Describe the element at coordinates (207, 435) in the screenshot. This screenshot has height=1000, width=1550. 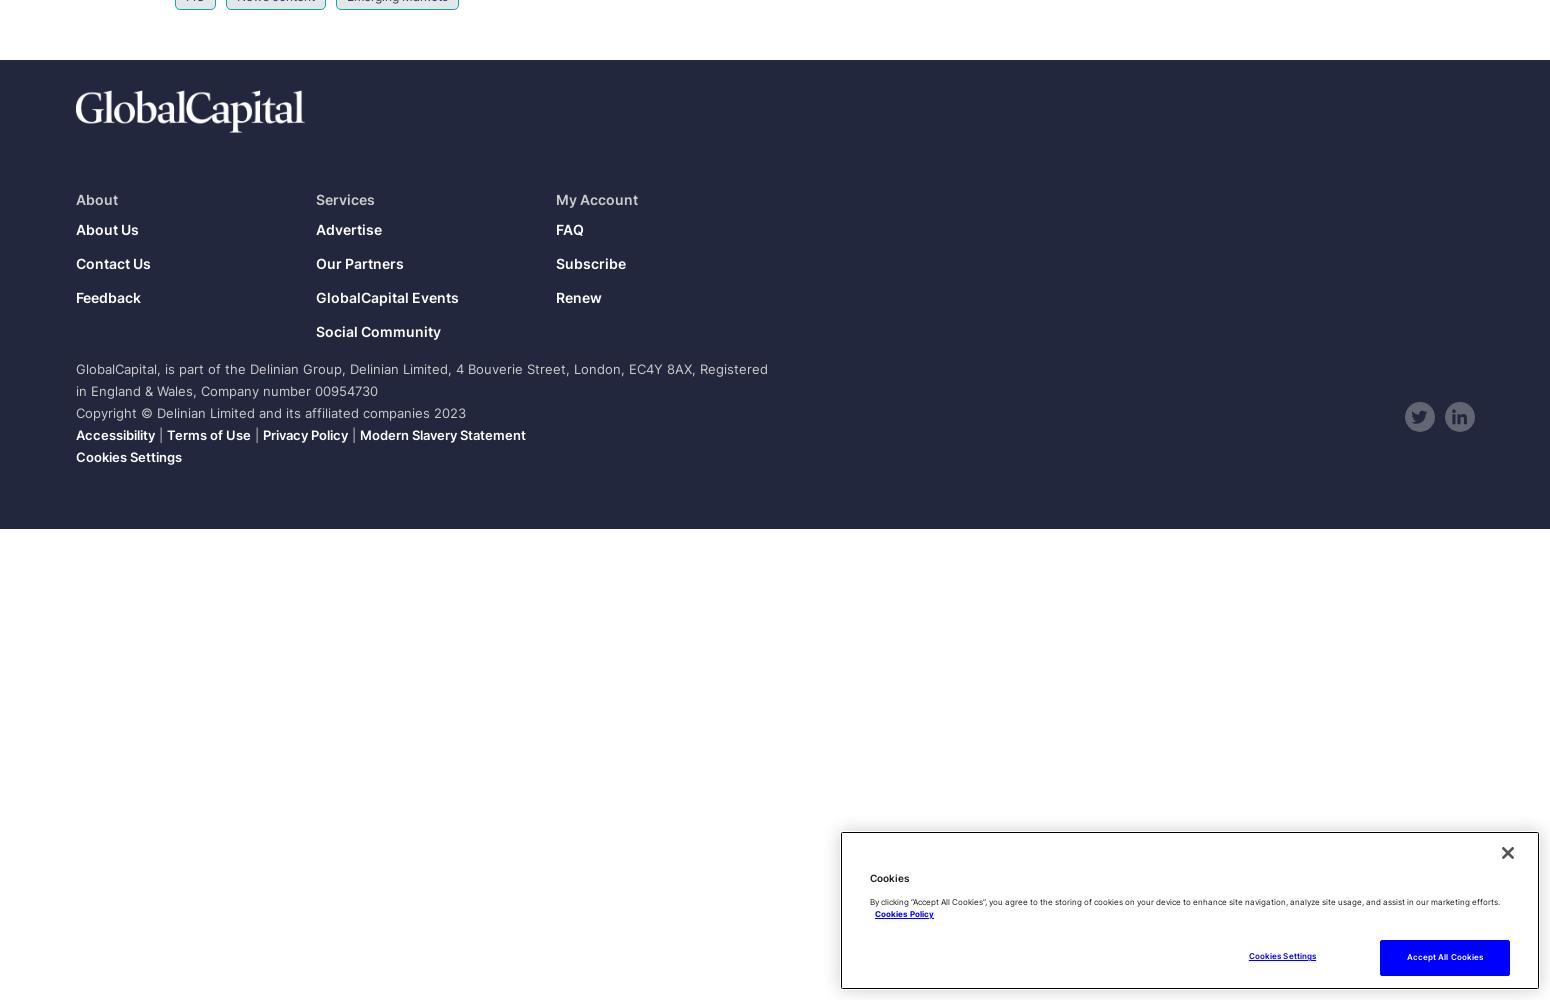
I see `'Terms of Use'` at that location.